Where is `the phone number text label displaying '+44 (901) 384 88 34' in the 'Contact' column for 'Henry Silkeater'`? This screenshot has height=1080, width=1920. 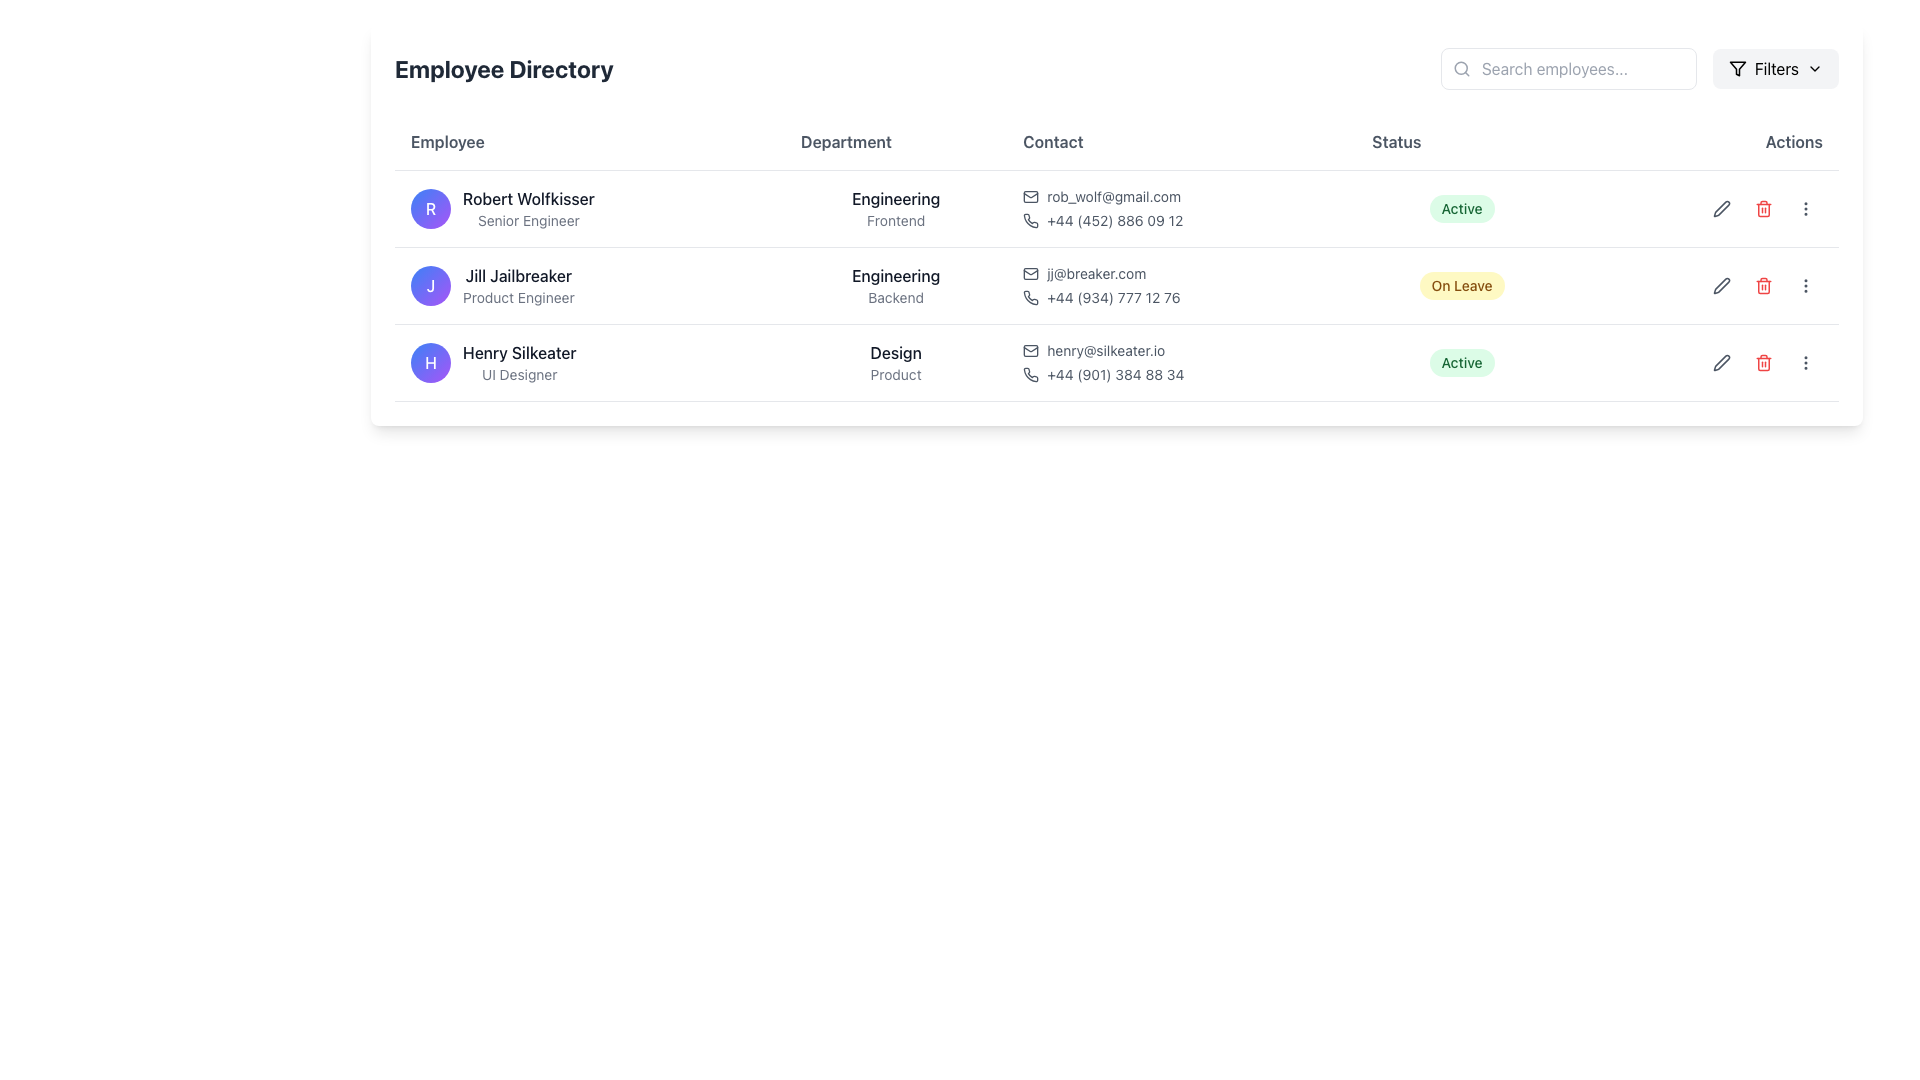 the phone number text label displaying '+44 (901) 384 88 34' in the 'Contact' column for 'Henry Silkeater' is located at coordinates (1114, 374).